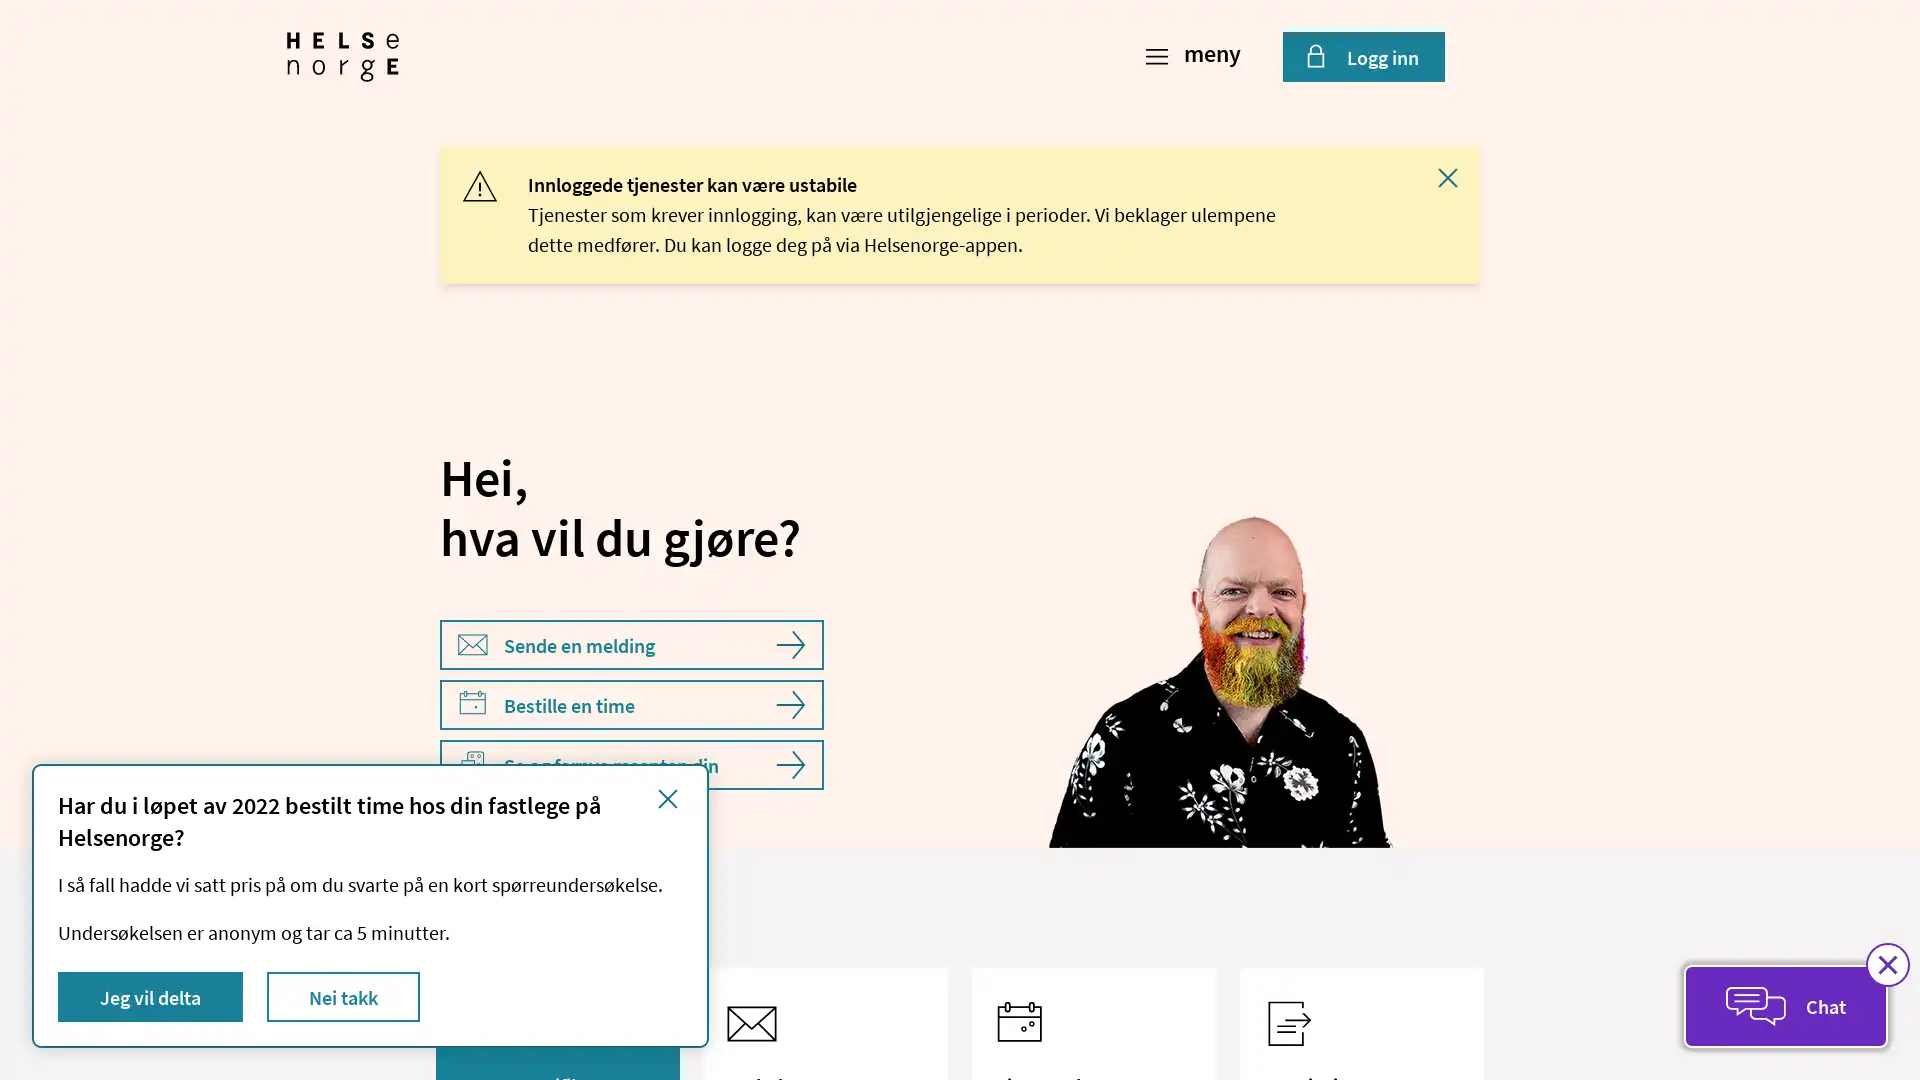 This screenshot has height=1080, width=1920. What do you see at coordinates (631, 704) in the screenshot?
I see `Bestille en time` at bounding box center [631, 704].